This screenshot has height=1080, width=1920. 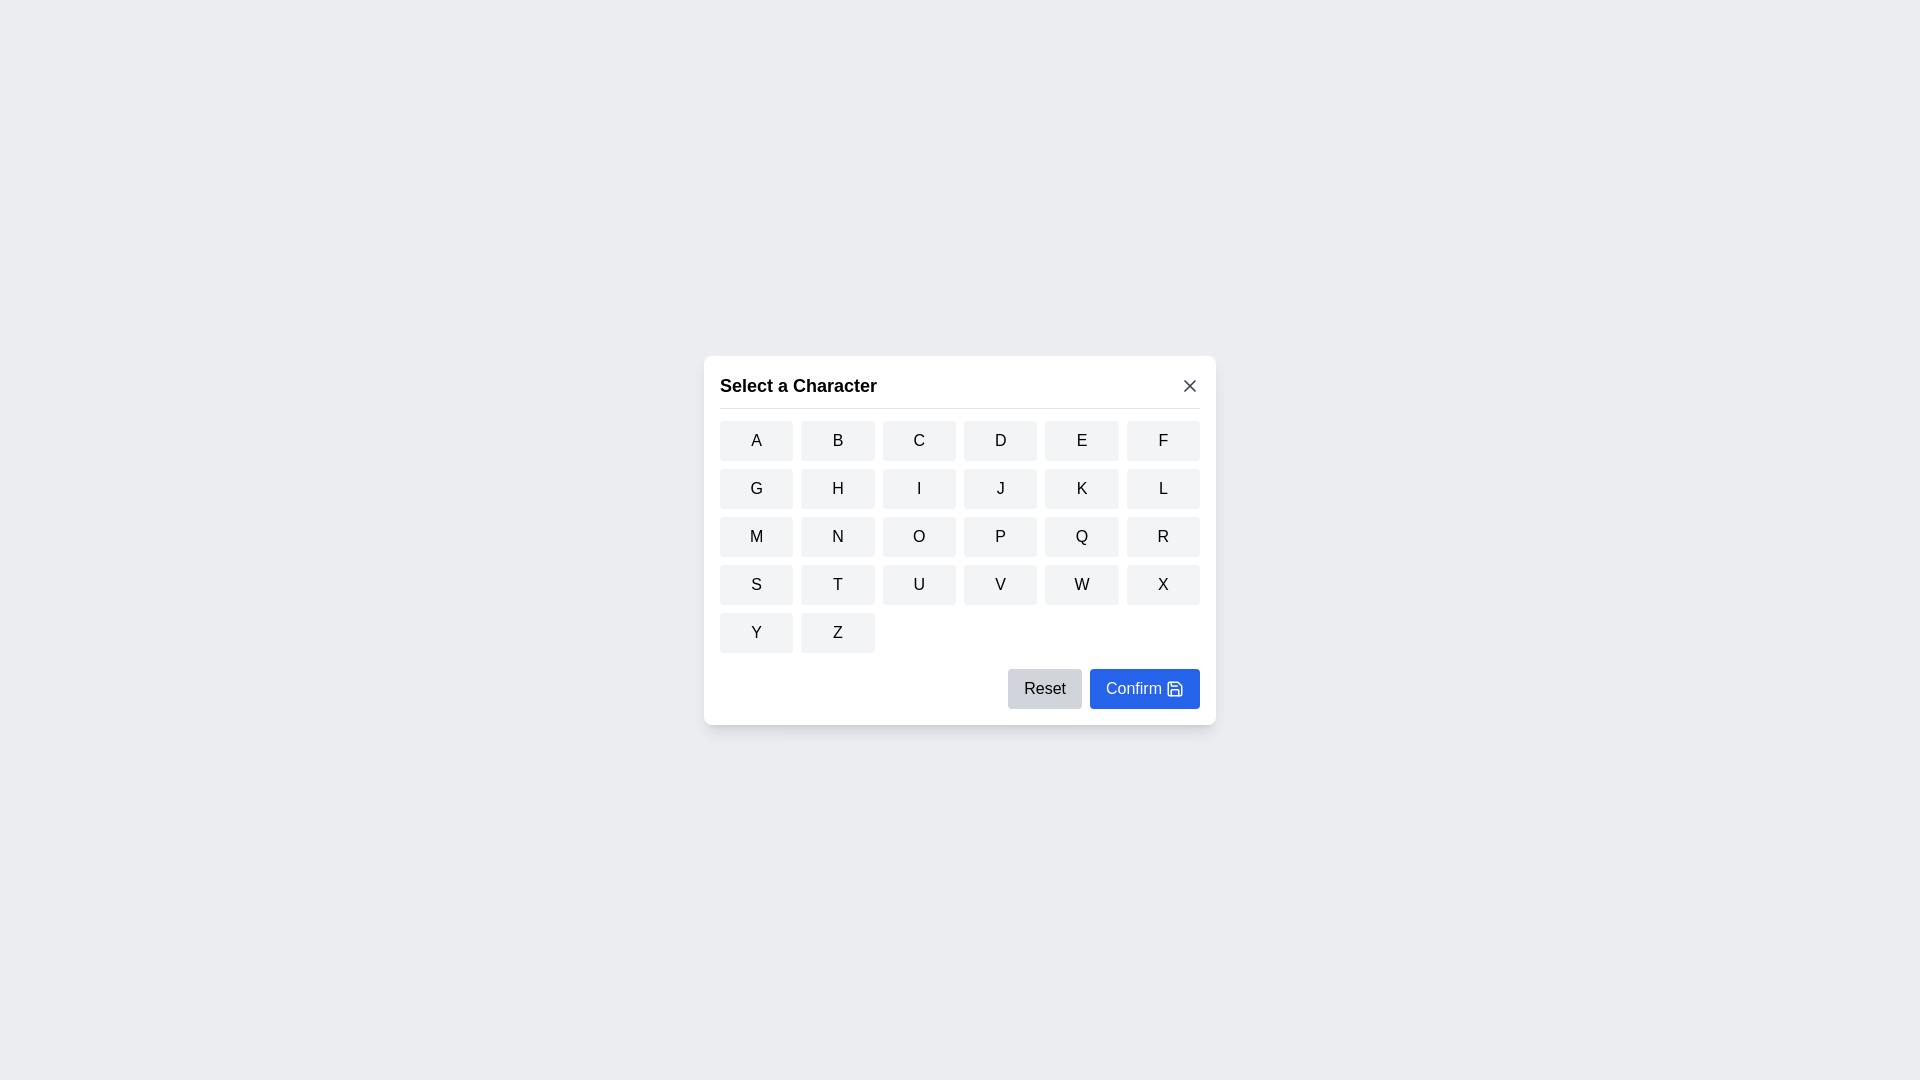 What do you see at coordinates (1080, 438) in the screenshot?
I see `the button corresponding to the character E to select it` at bounding box center [1080, 438].